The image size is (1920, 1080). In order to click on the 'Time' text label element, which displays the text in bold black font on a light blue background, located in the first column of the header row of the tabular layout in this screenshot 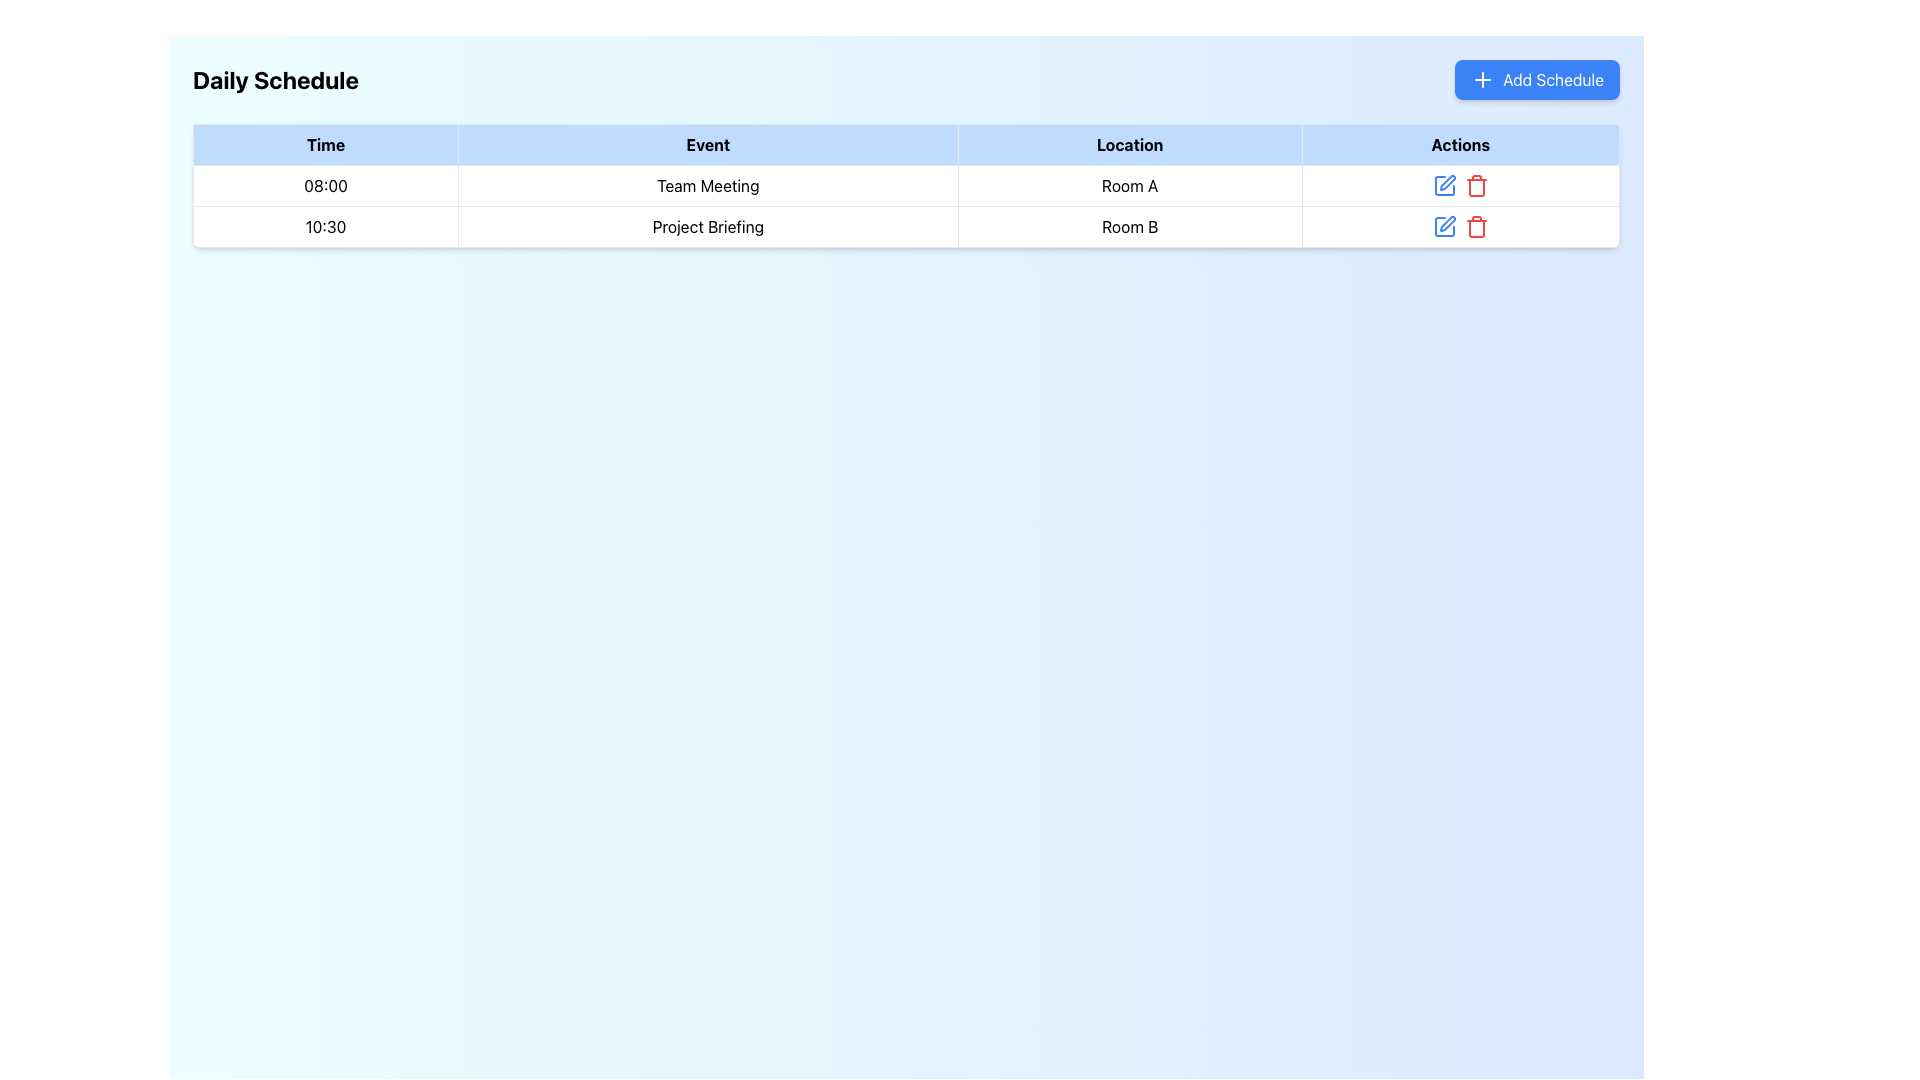, I will do `click(326, 144)`.